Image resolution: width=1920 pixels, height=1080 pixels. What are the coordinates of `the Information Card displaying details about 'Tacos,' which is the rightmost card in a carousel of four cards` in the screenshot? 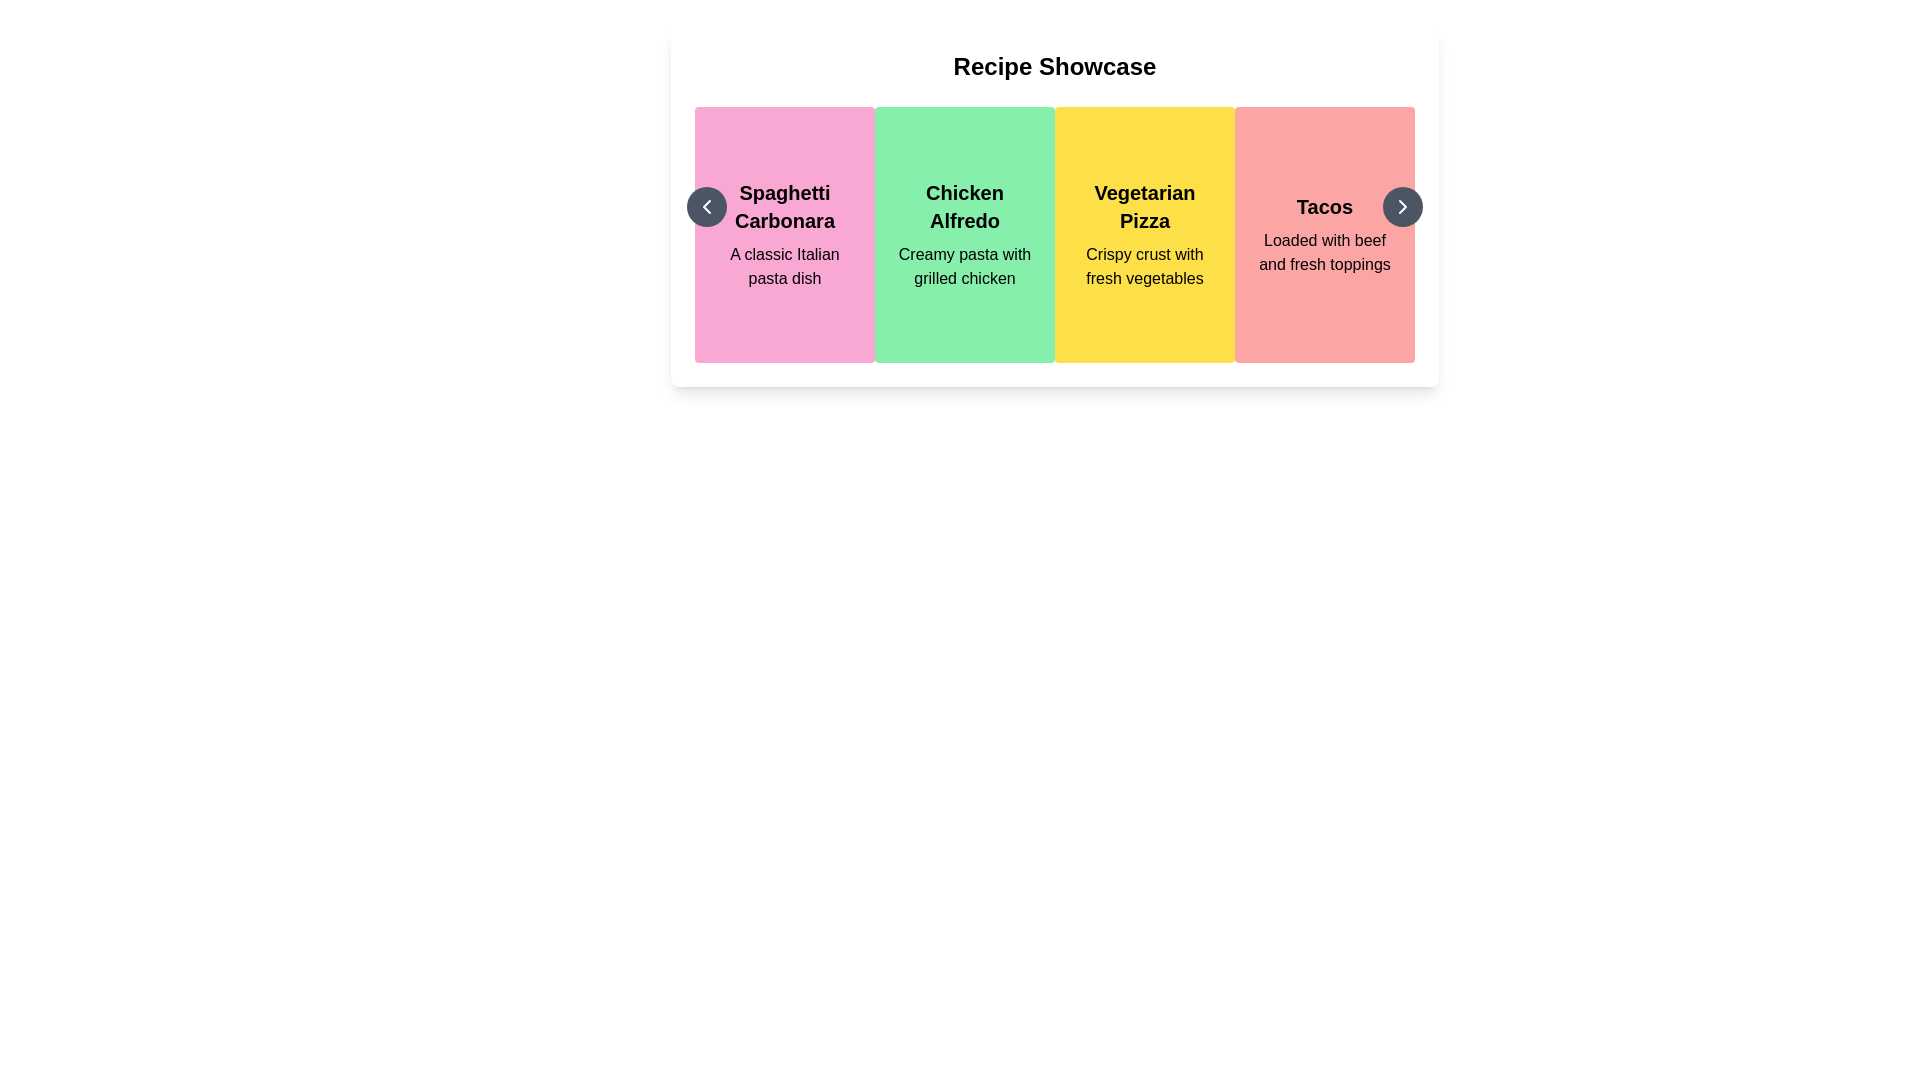 It's located at (1324, 234).